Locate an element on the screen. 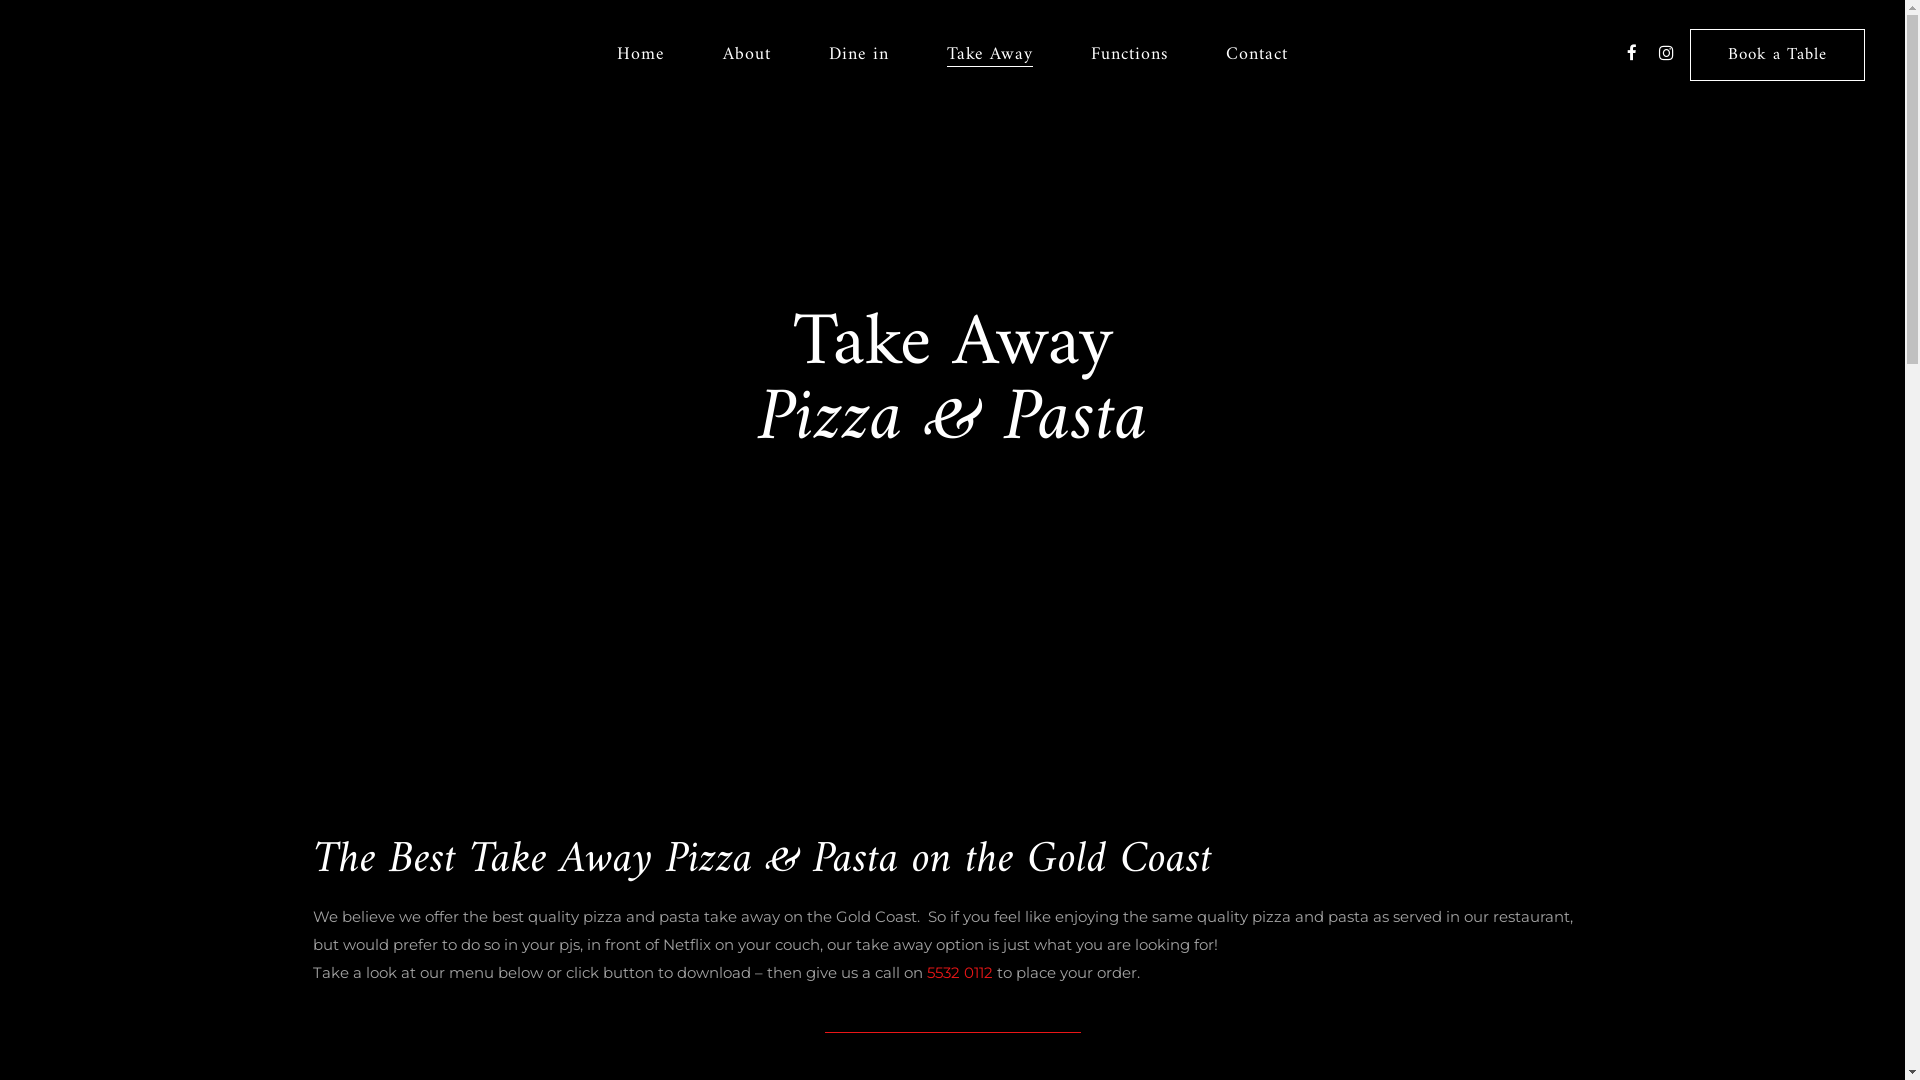  'Functions' is located at coordinates (1129, 53).